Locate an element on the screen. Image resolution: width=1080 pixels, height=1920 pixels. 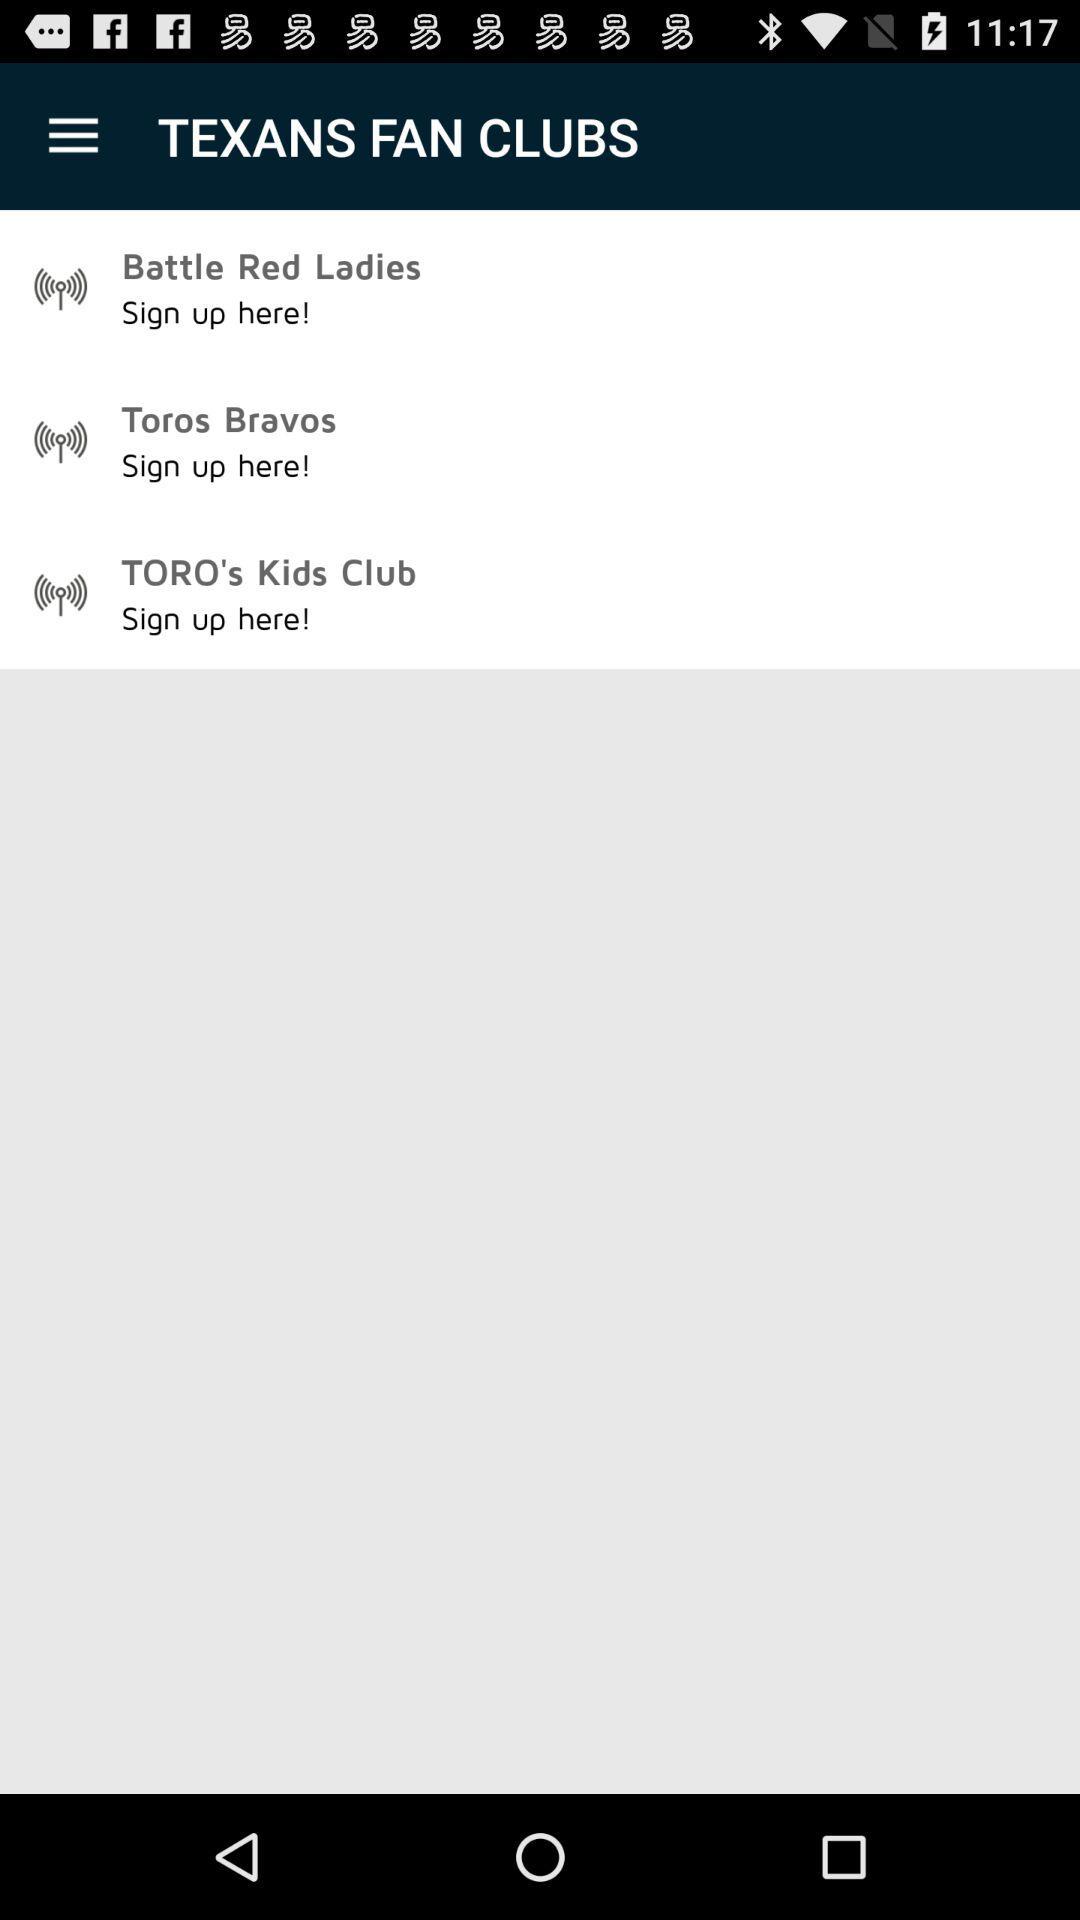
the icon next to the texans fan clubs app is located at coordinates (72, 135).